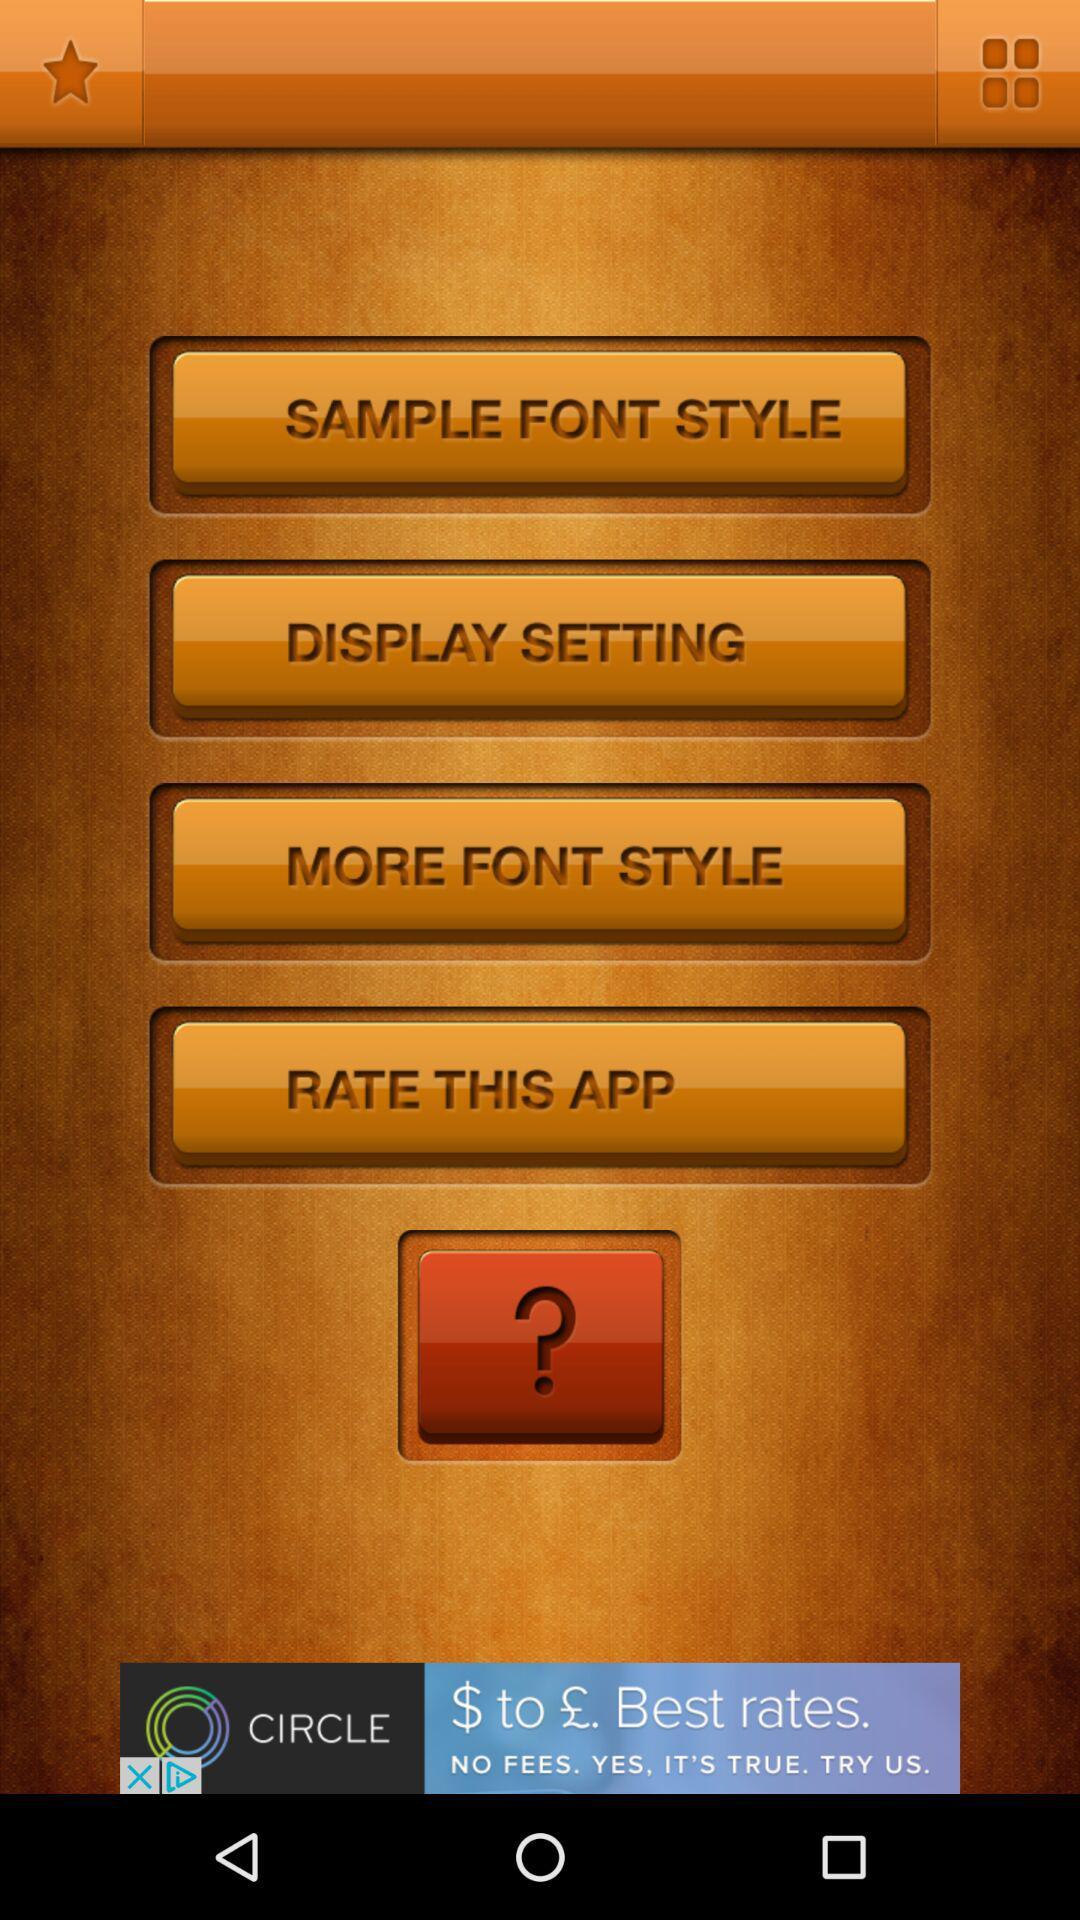 Image resolution: width=1080 pixels, height=1920 pixels. I want to click on open app help, so click(538, 1348).